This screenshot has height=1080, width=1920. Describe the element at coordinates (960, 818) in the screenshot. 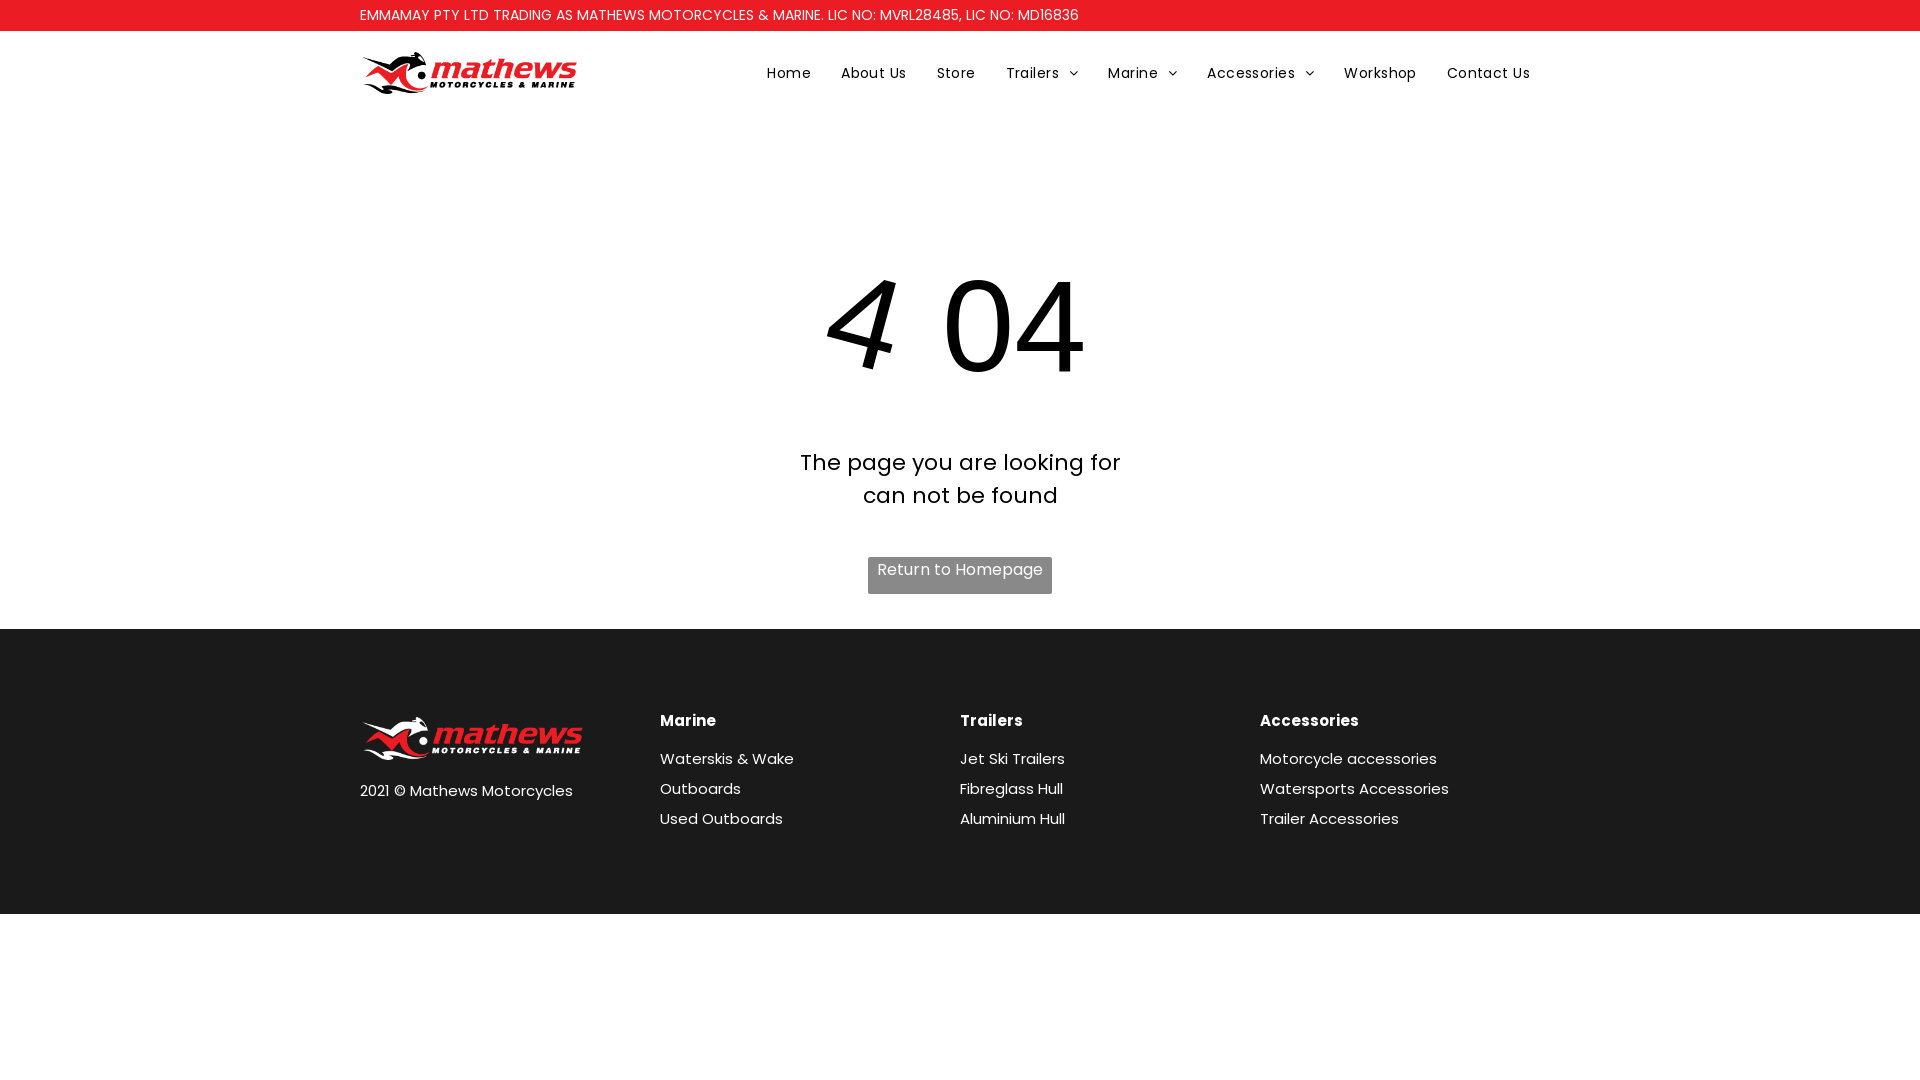

I see `'Aluminium Hull'` at that location.